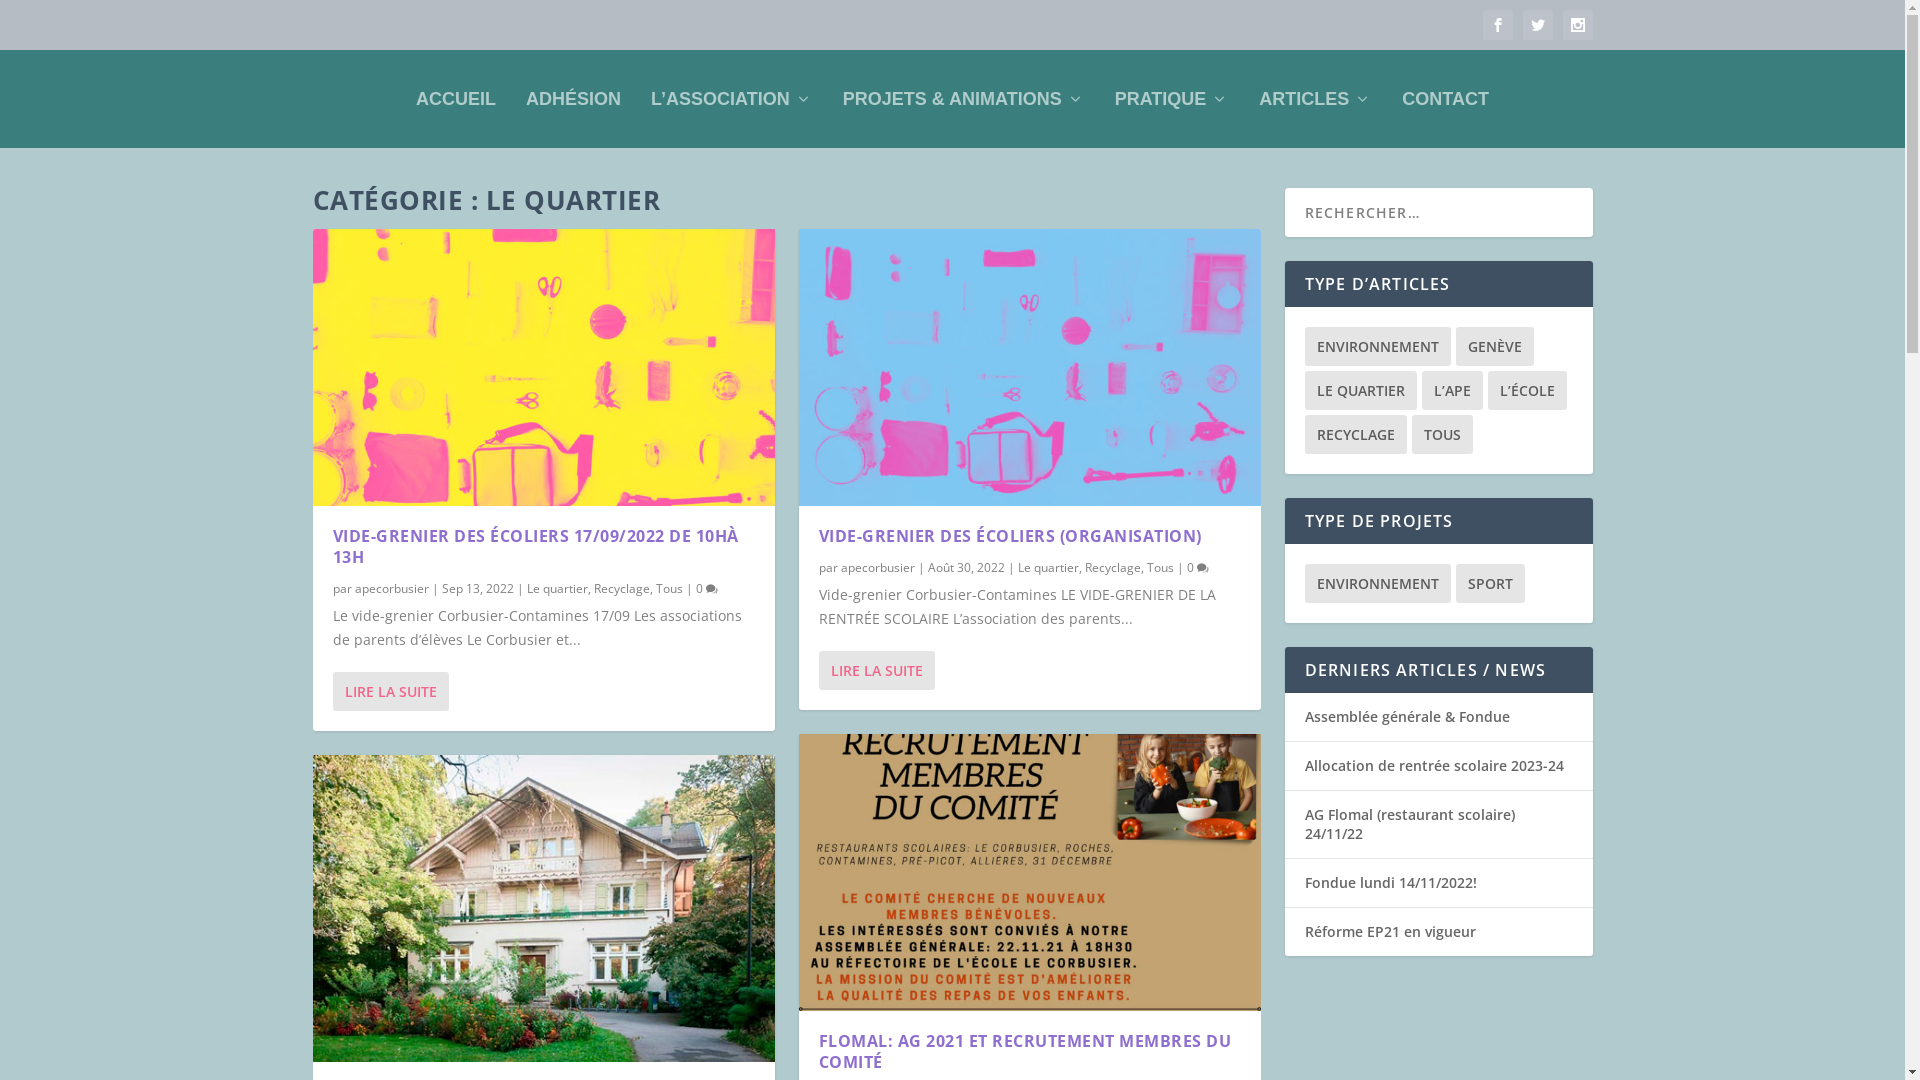 The width and height of the screenshot is (1920, 1080). I want to click on 'Recyclage', so click(1111, 567).